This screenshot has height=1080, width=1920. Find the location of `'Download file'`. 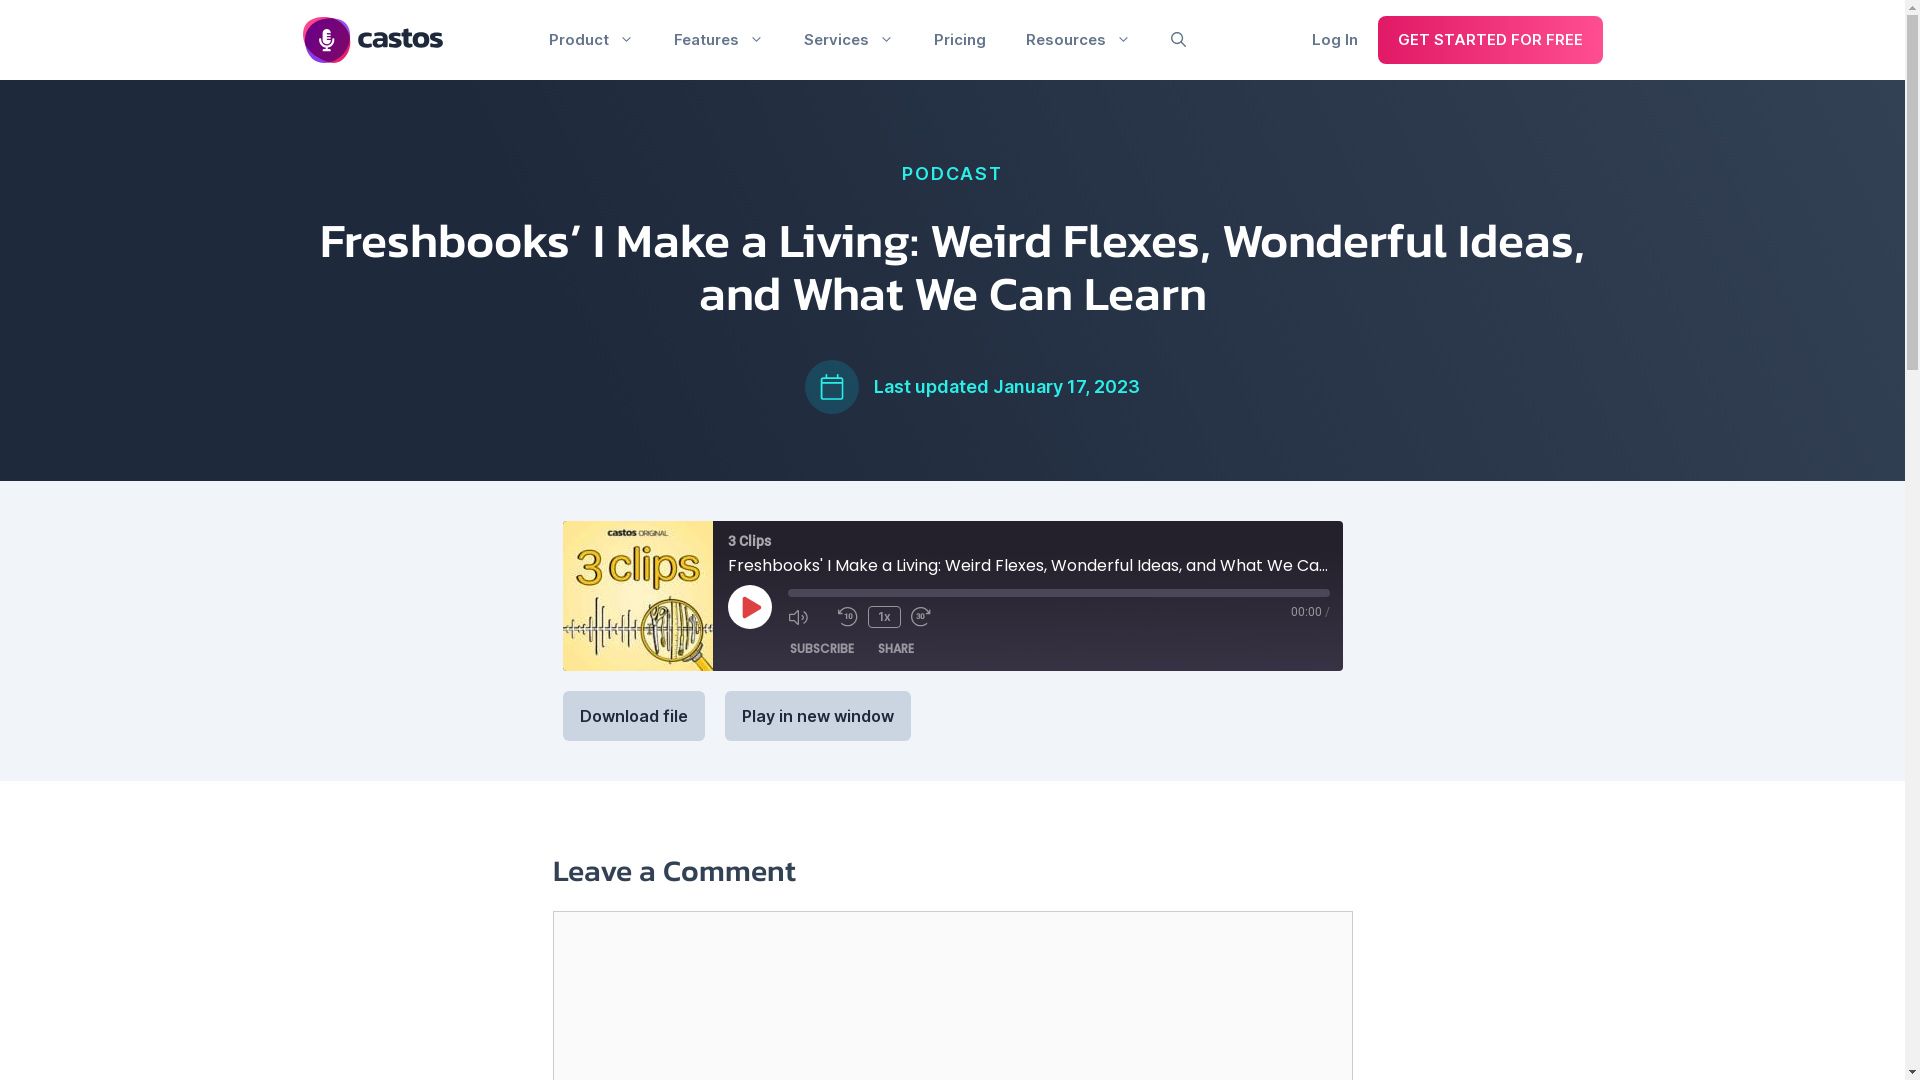

'Download file' is located at coordinates (632, 715).